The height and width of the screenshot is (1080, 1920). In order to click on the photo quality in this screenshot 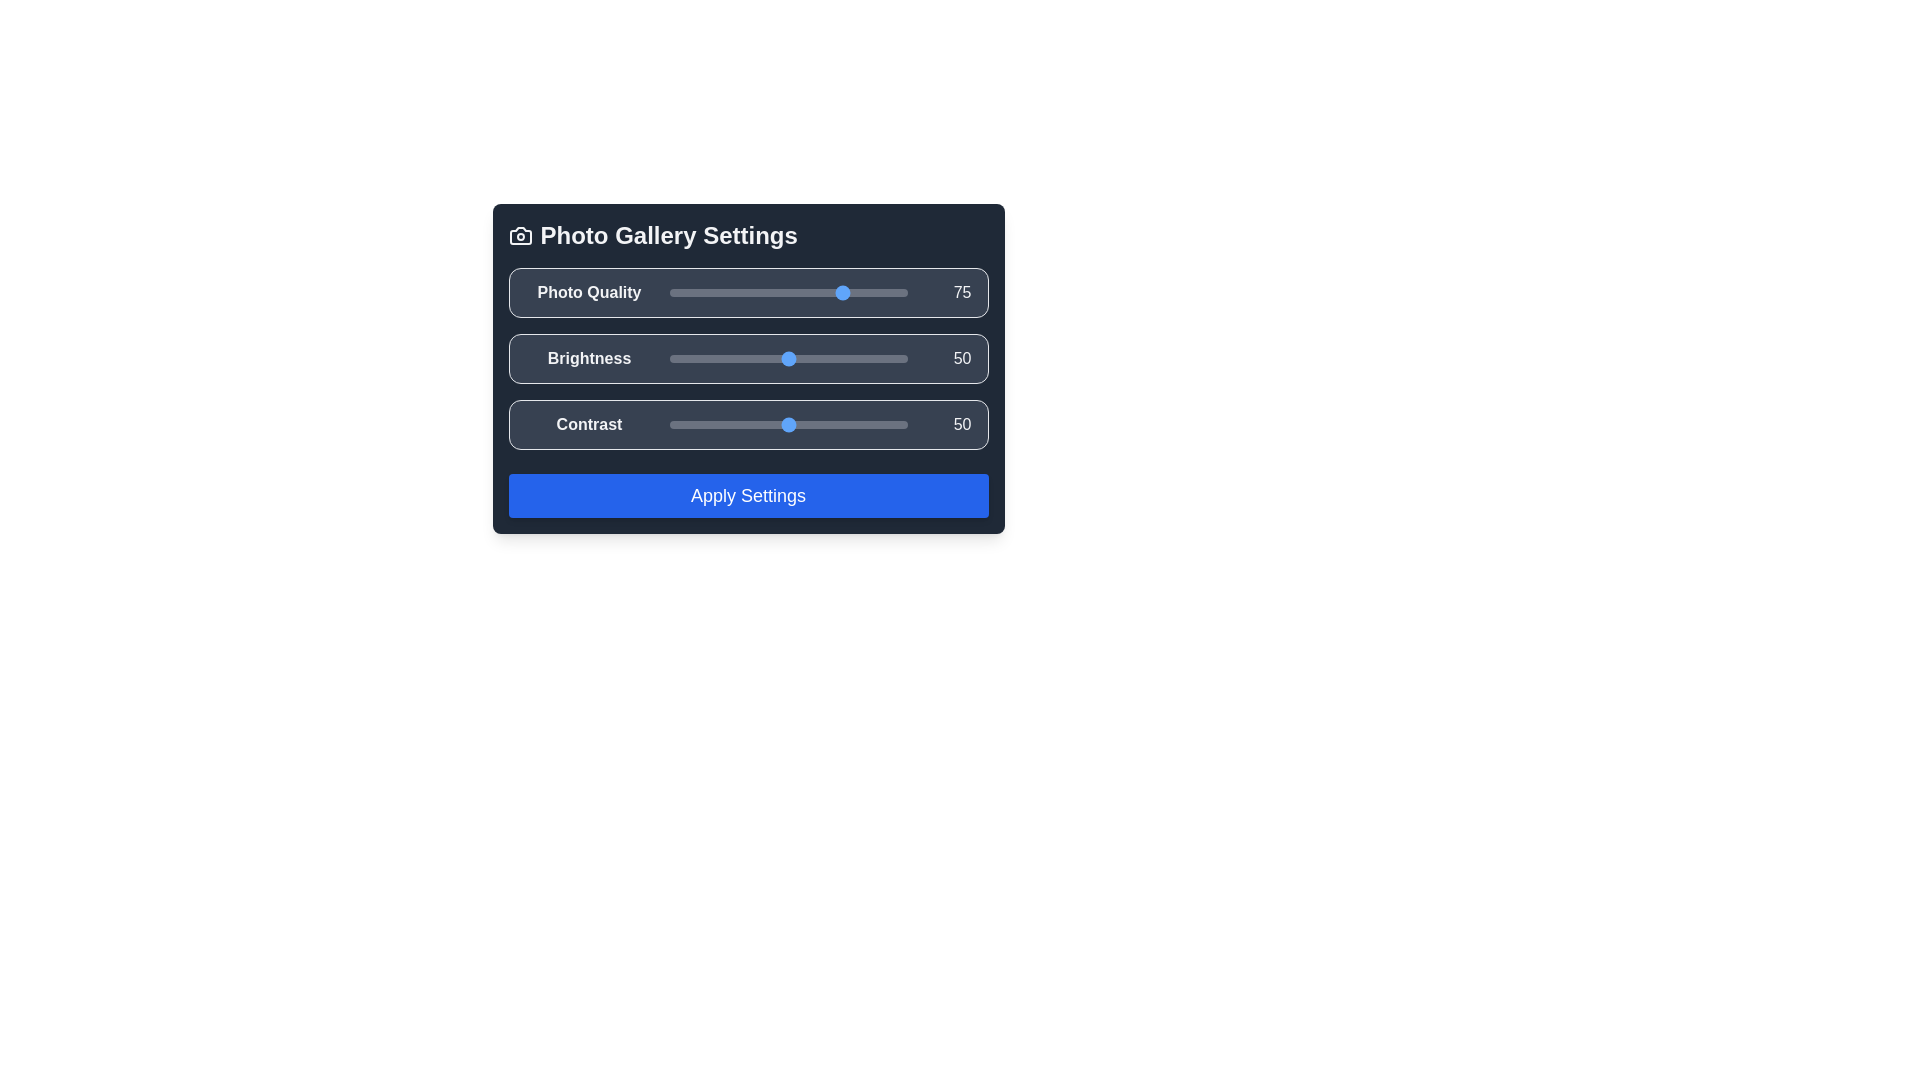, I will do `click(852, 293)`.